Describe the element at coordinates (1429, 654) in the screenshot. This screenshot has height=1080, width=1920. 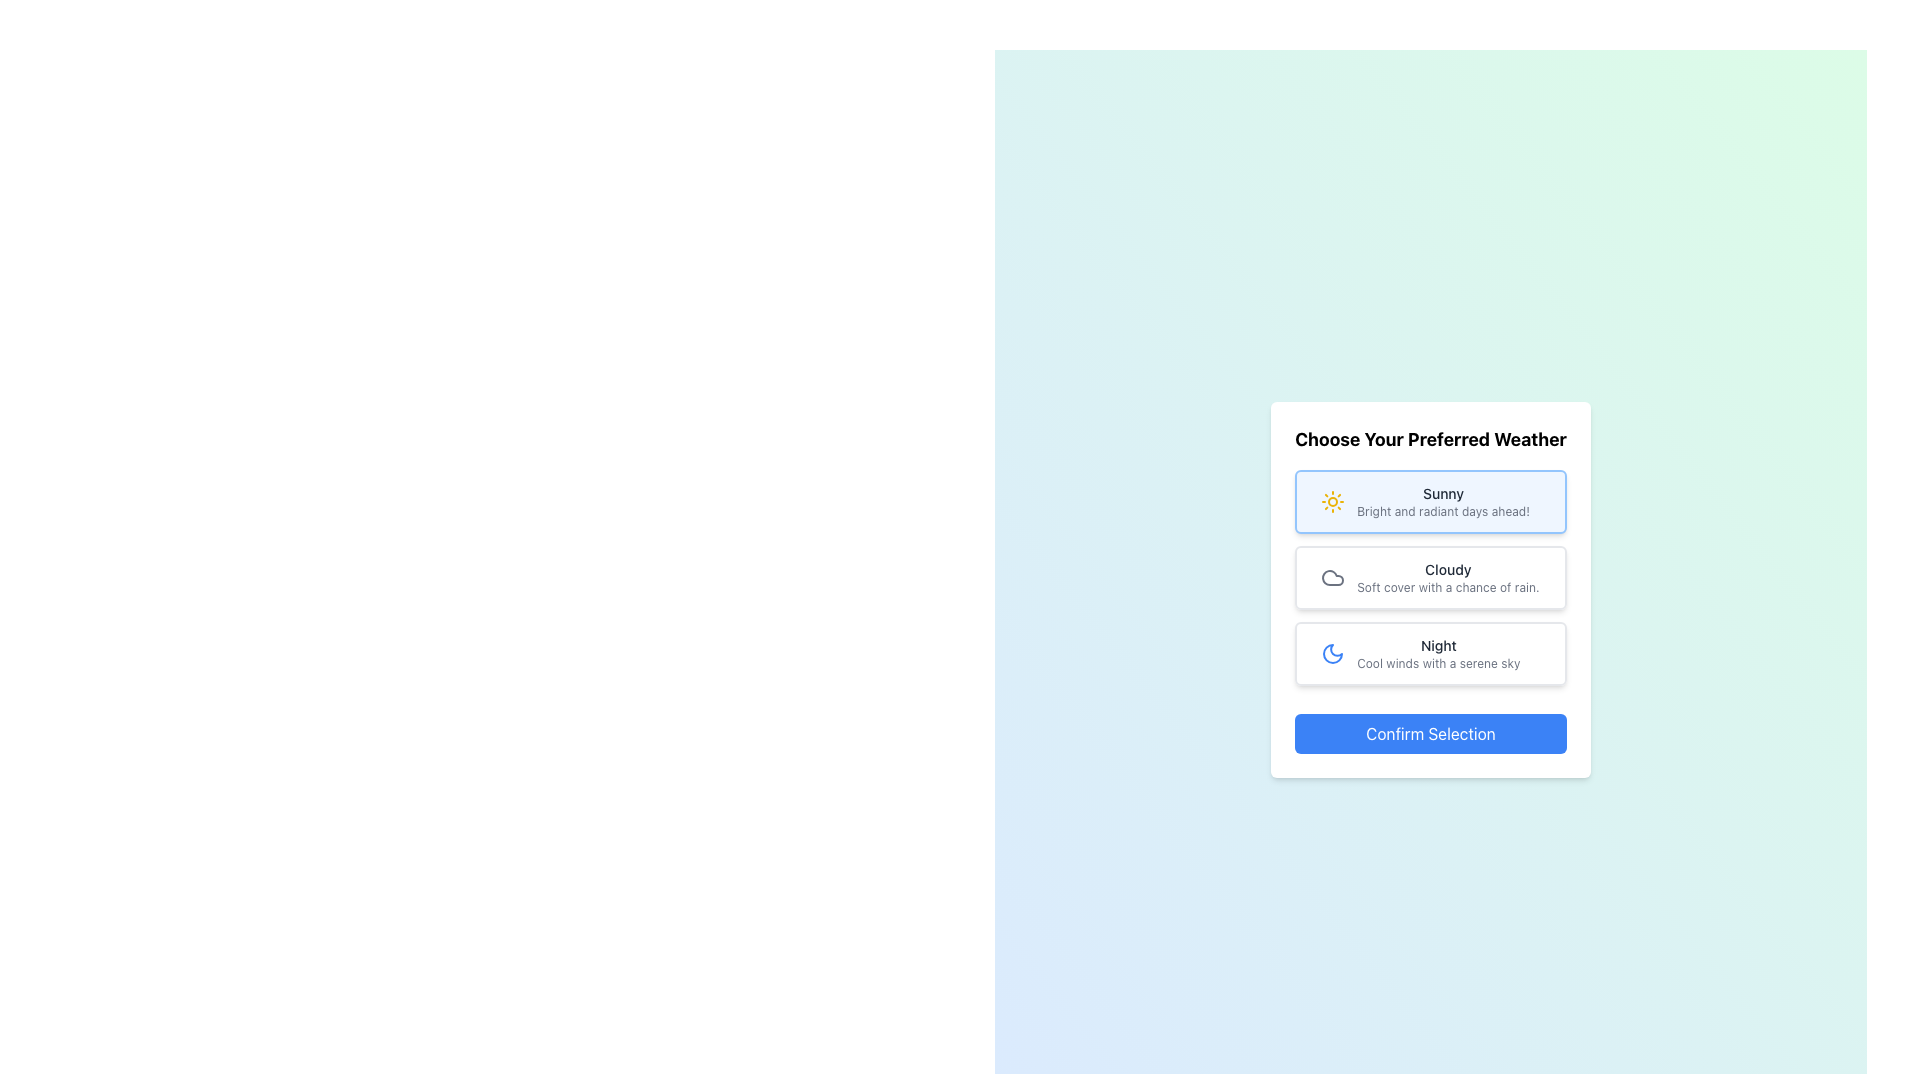
I see `the selectable option for 'Night' located as the third choice in a vertical list of weather-related options, positioned below 'Cloudy' and above the confirmation button` at that location.